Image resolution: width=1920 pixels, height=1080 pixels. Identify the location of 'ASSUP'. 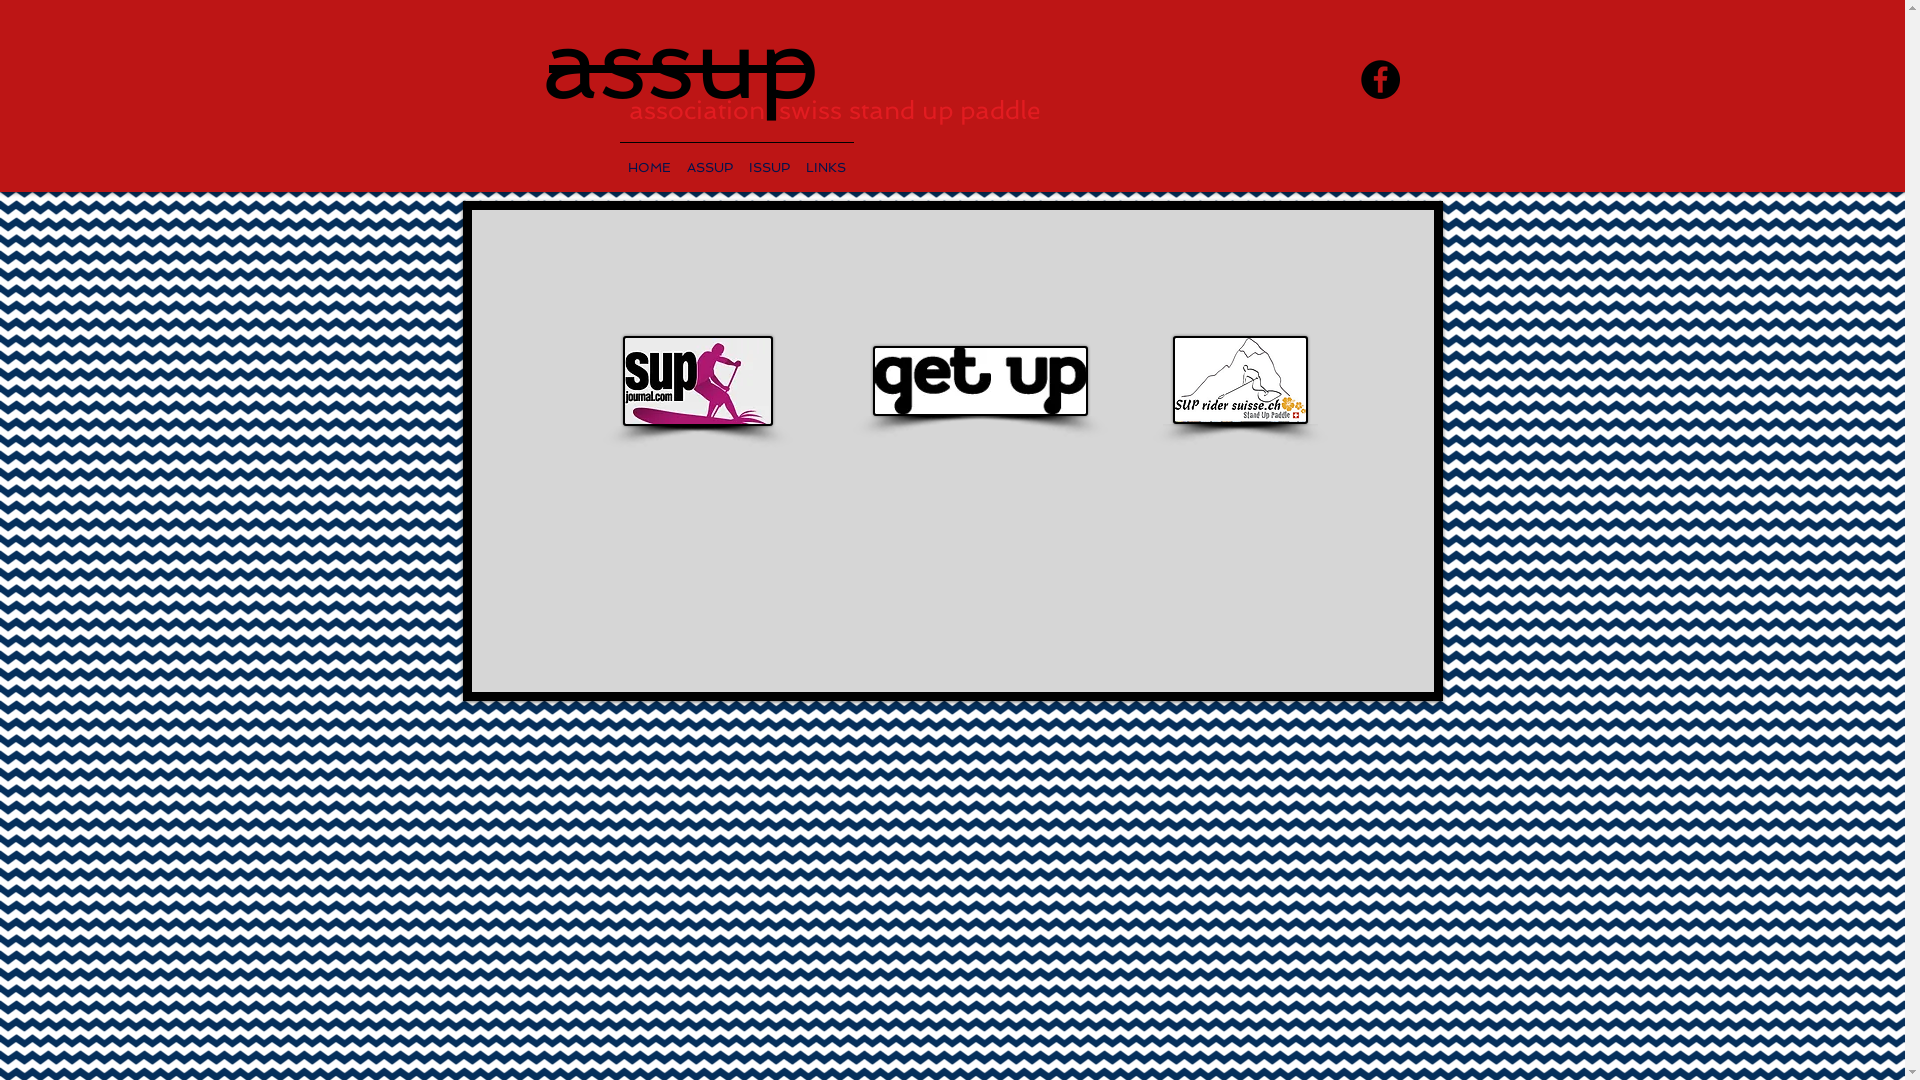
(709, 157).